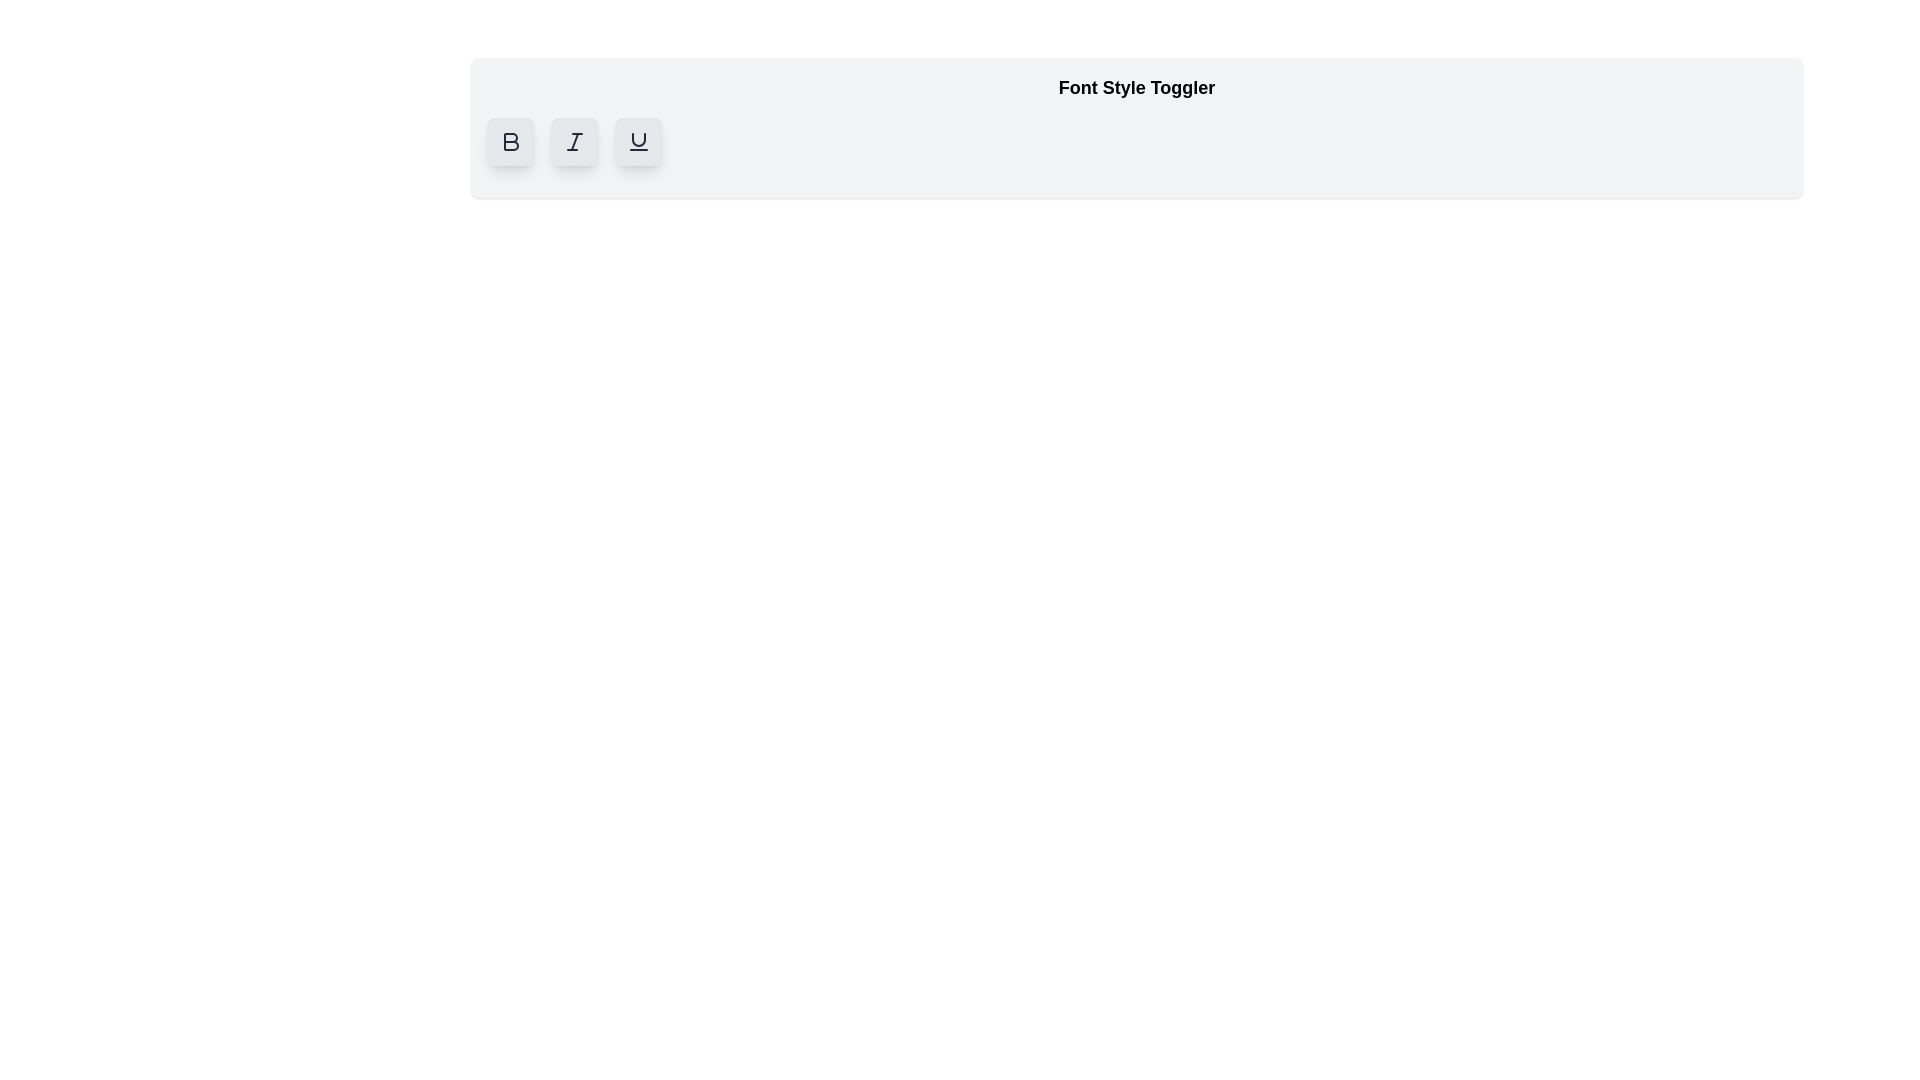 The image size is (1920, 1080). Describe the element at coordinates (510, 141) in the screenshot. I see `the bold-style button icon, represented by an outlined 'B' character, located in the top-left corner of the interface` at that location.